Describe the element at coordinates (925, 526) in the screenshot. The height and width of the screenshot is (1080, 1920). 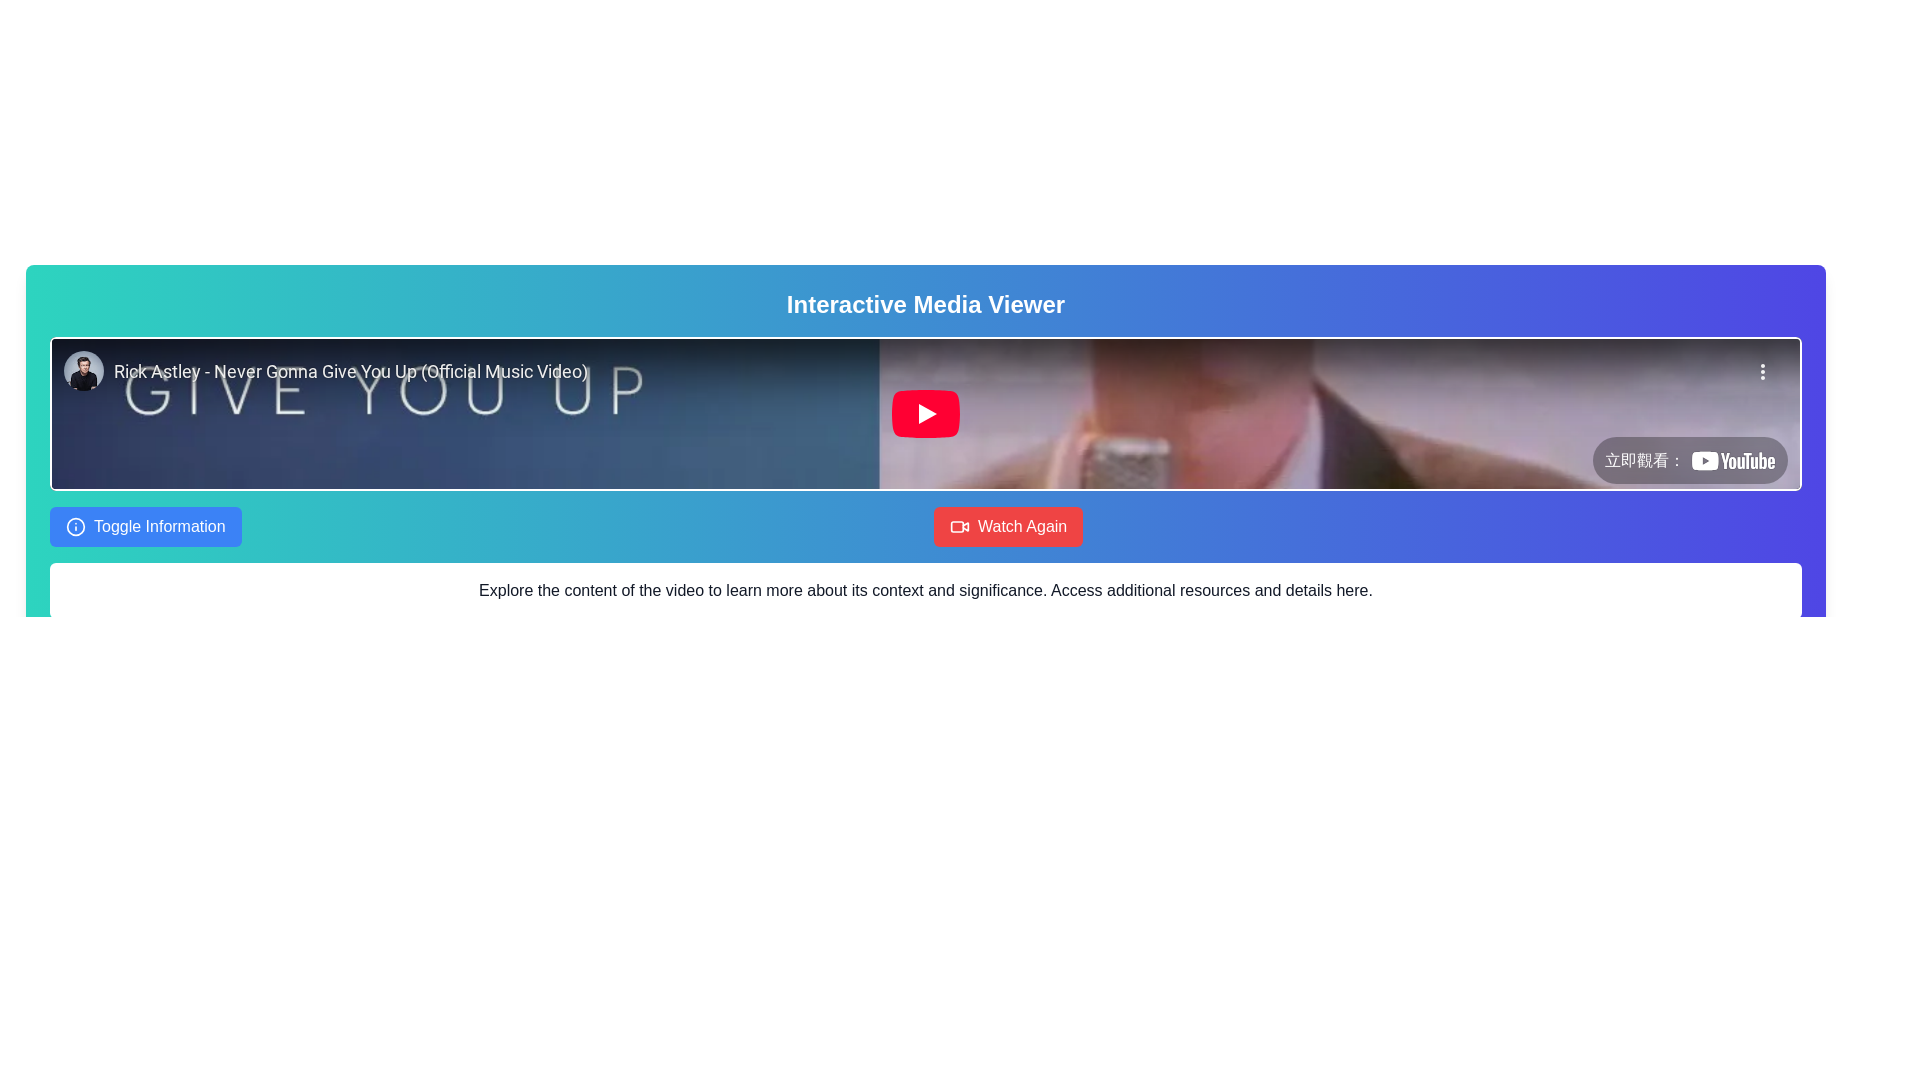
I see `the buttons in the Interactive Section with Buttons, located centrally within the 'Interactive Media Viewer'` at that location.